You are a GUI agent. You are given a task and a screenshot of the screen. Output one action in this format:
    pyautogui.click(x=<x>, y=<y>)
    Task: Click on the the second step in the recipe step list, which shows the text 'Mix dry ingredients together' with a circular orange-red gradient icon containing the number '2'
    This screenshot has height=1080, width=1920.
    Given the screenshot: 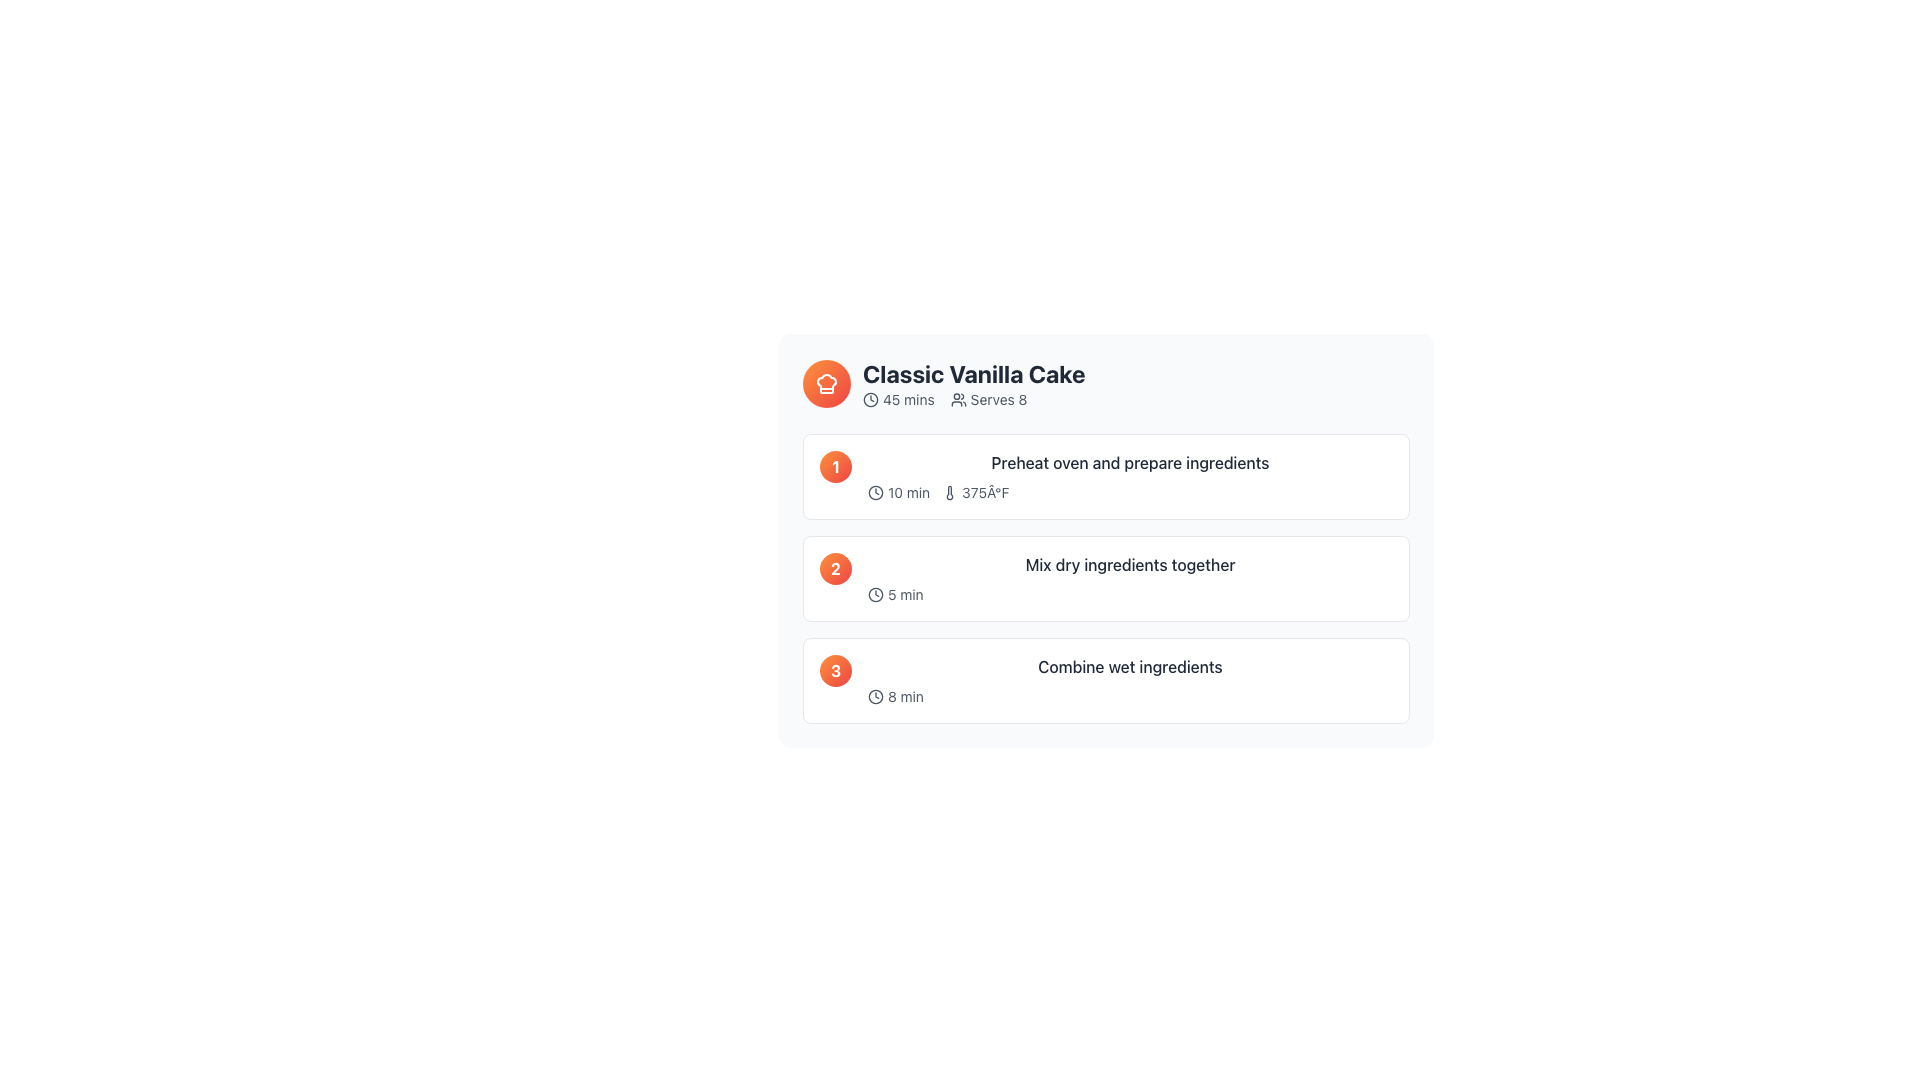 What is the action you would take?
    pyautogui.click(x=1105, y=578)
    